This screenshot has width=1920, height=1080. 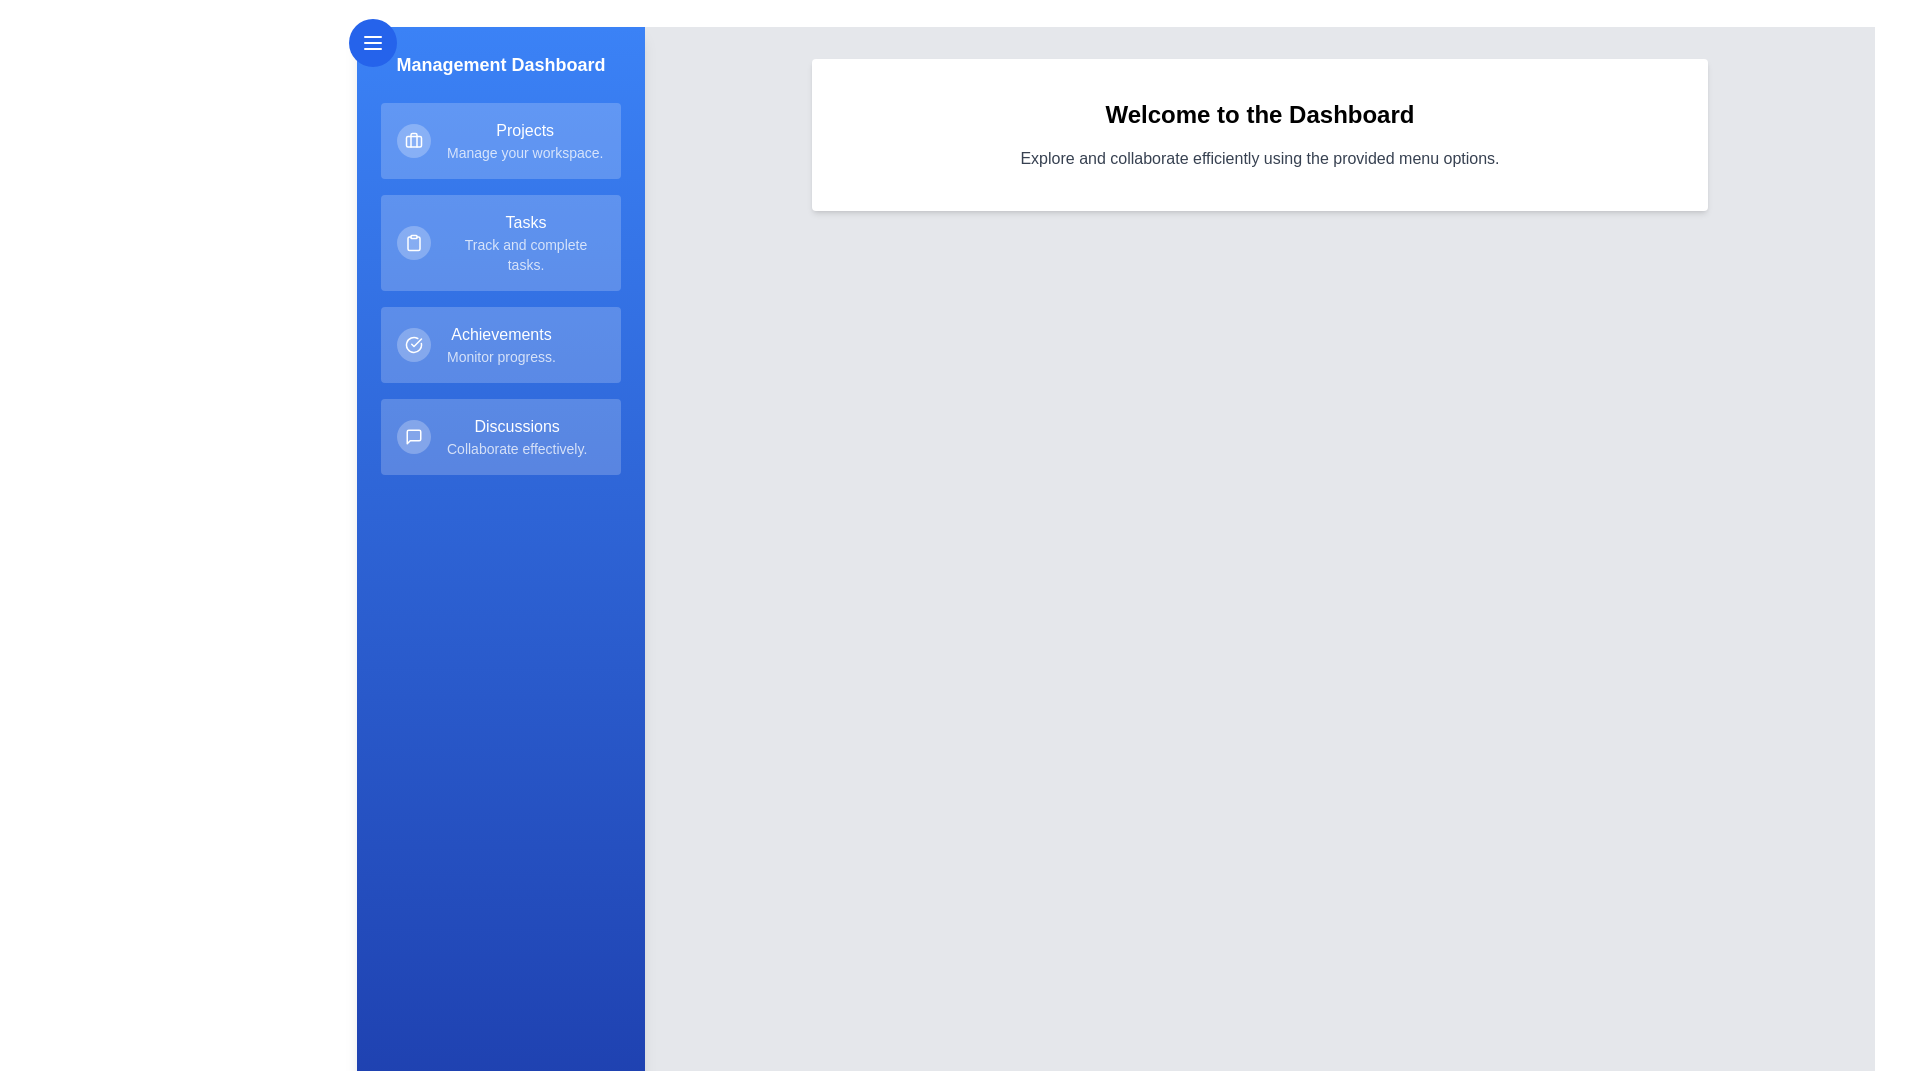 What do you see at coordinates (412, 242) in the screenshot?
I see `the icon for Tasks in the drawer` at bounding box center [412, 242].